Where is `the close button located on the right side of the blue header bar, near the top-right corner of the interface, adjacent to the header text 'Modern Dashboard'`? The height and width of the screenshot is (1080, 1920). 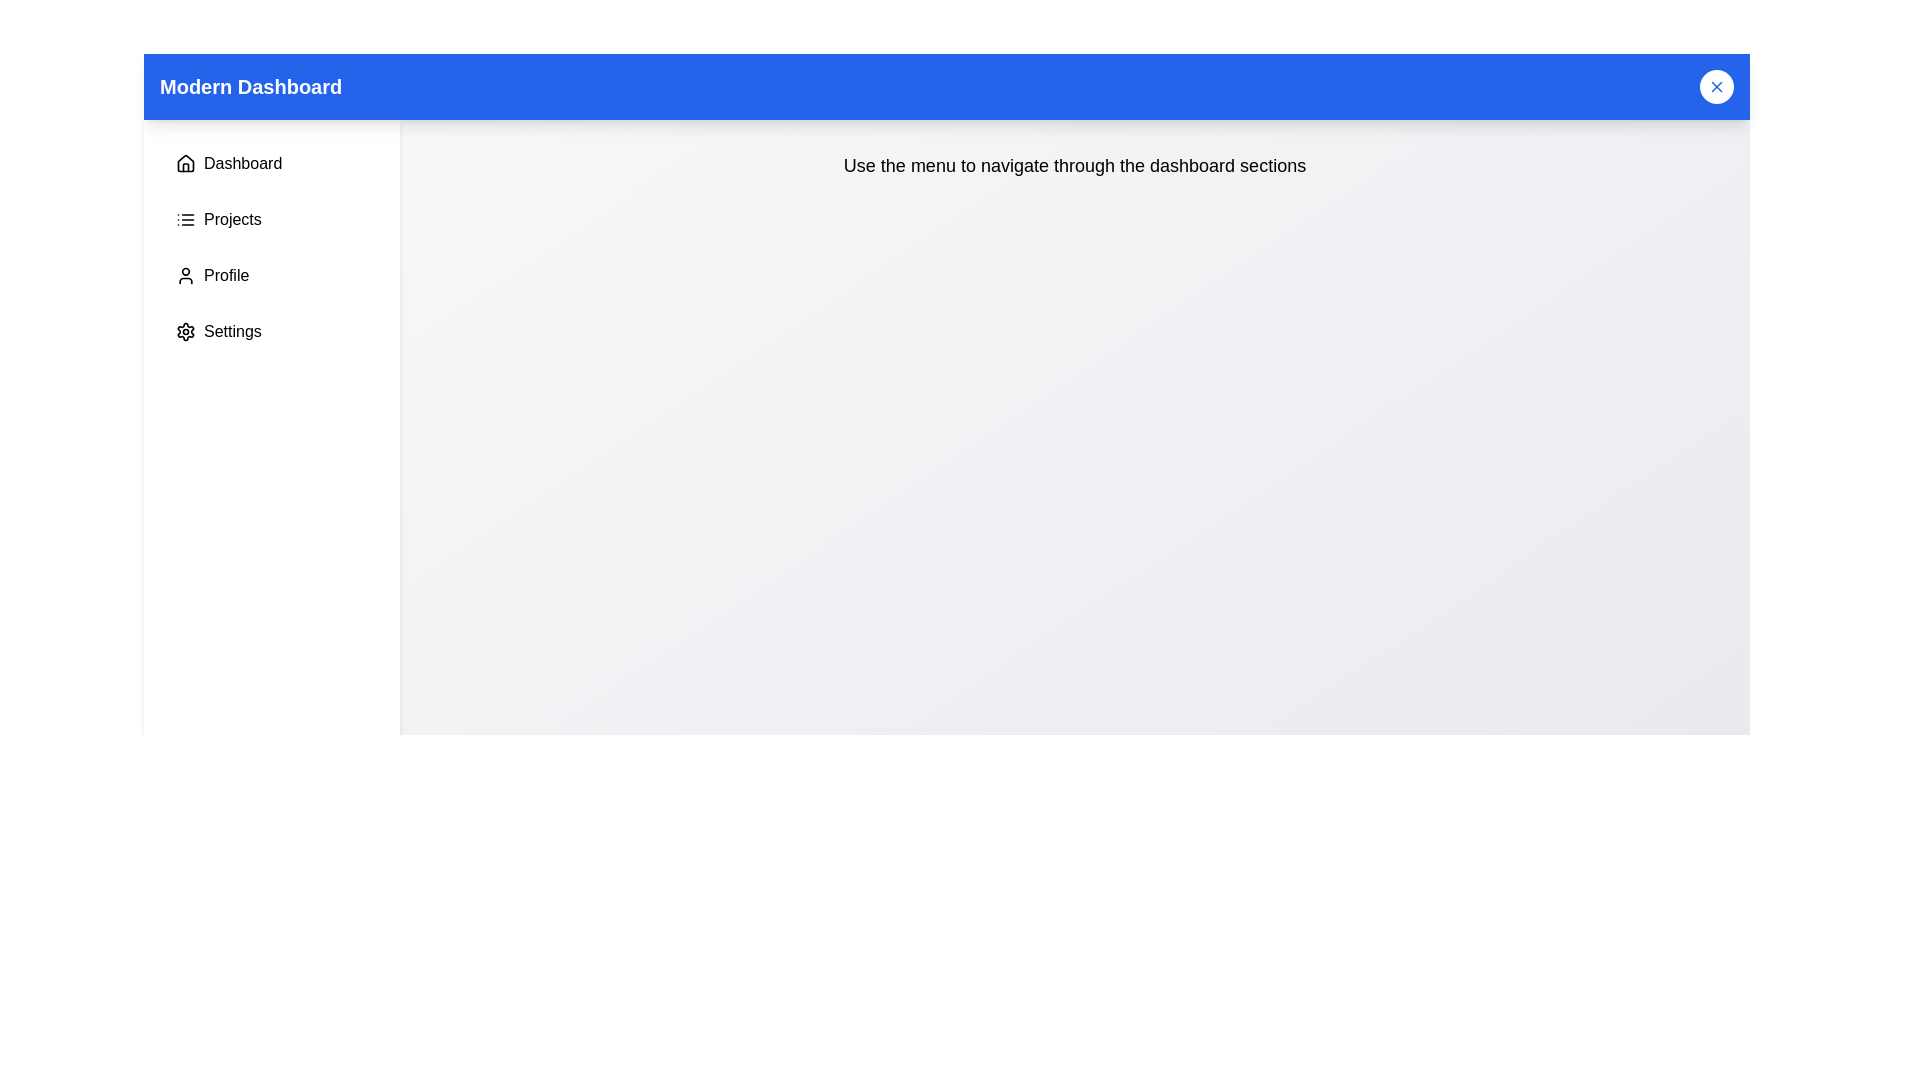 the close button located on the right side of the blue header bar, near the top-right corner of the interface, adjacent to the header text 'Modern Dashboard' is located at coordinates (1716, 86).